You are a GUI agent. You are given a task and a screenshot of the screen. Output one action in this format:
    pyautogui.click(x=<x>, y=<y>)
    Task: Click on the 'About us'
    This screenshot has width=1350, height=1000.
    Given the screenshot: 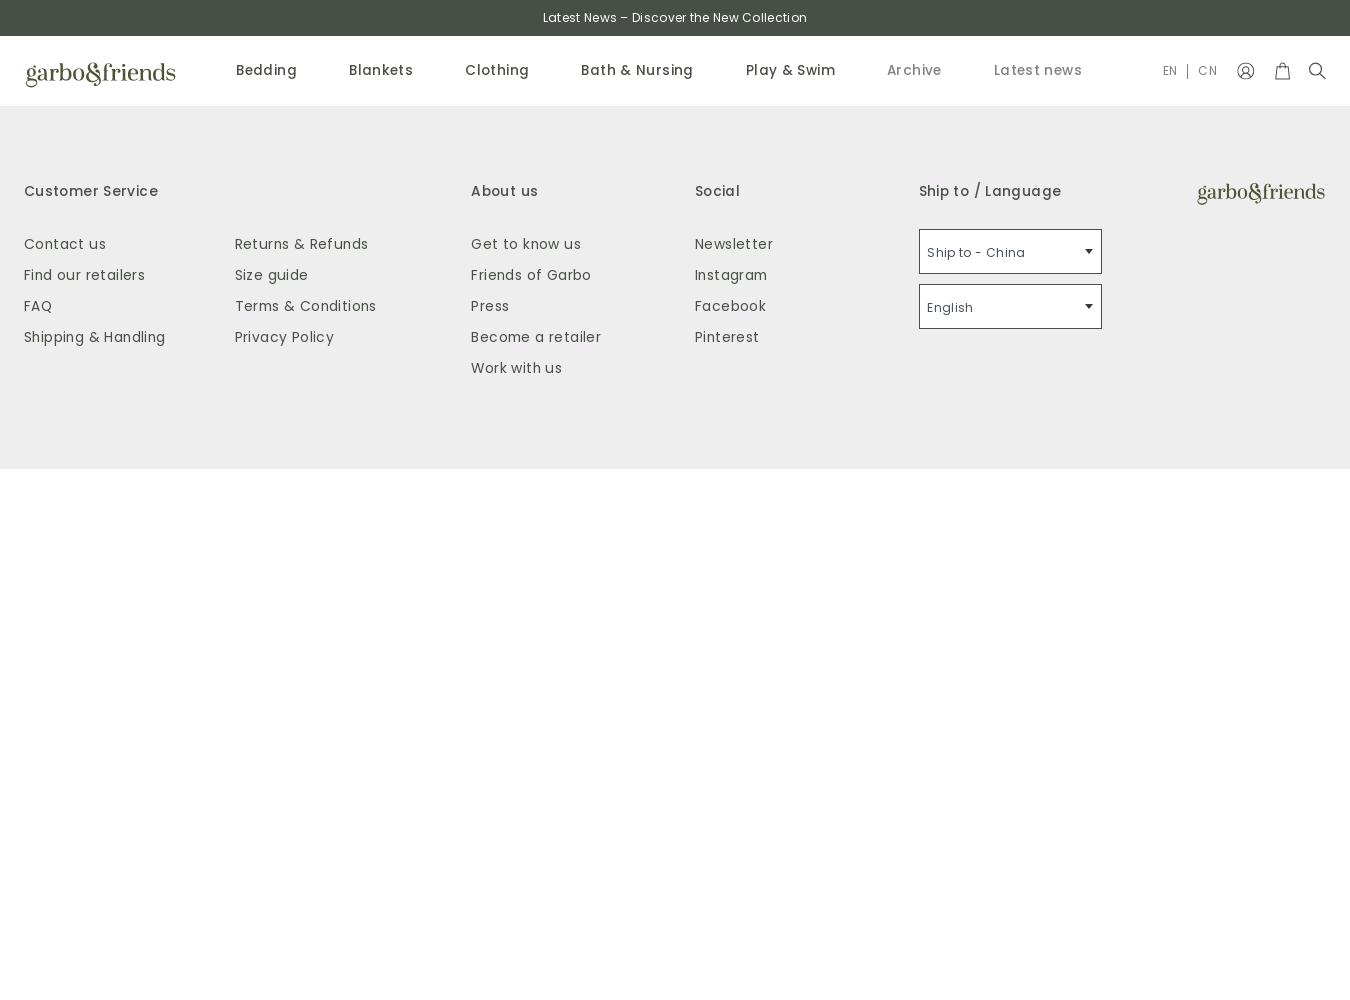 What is the action you would take?
    pyautogui.click(x=503, y=189)
    